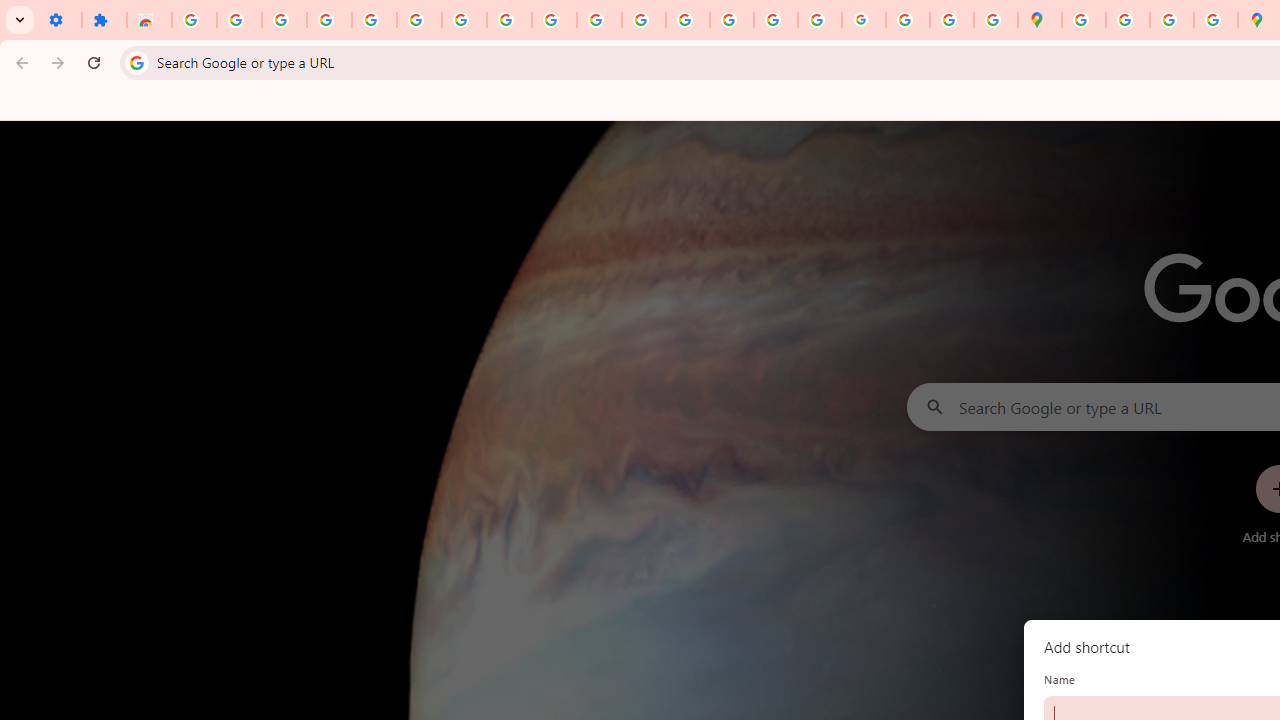  I want to click on 'Create your Google Account', so click(1171, 20).